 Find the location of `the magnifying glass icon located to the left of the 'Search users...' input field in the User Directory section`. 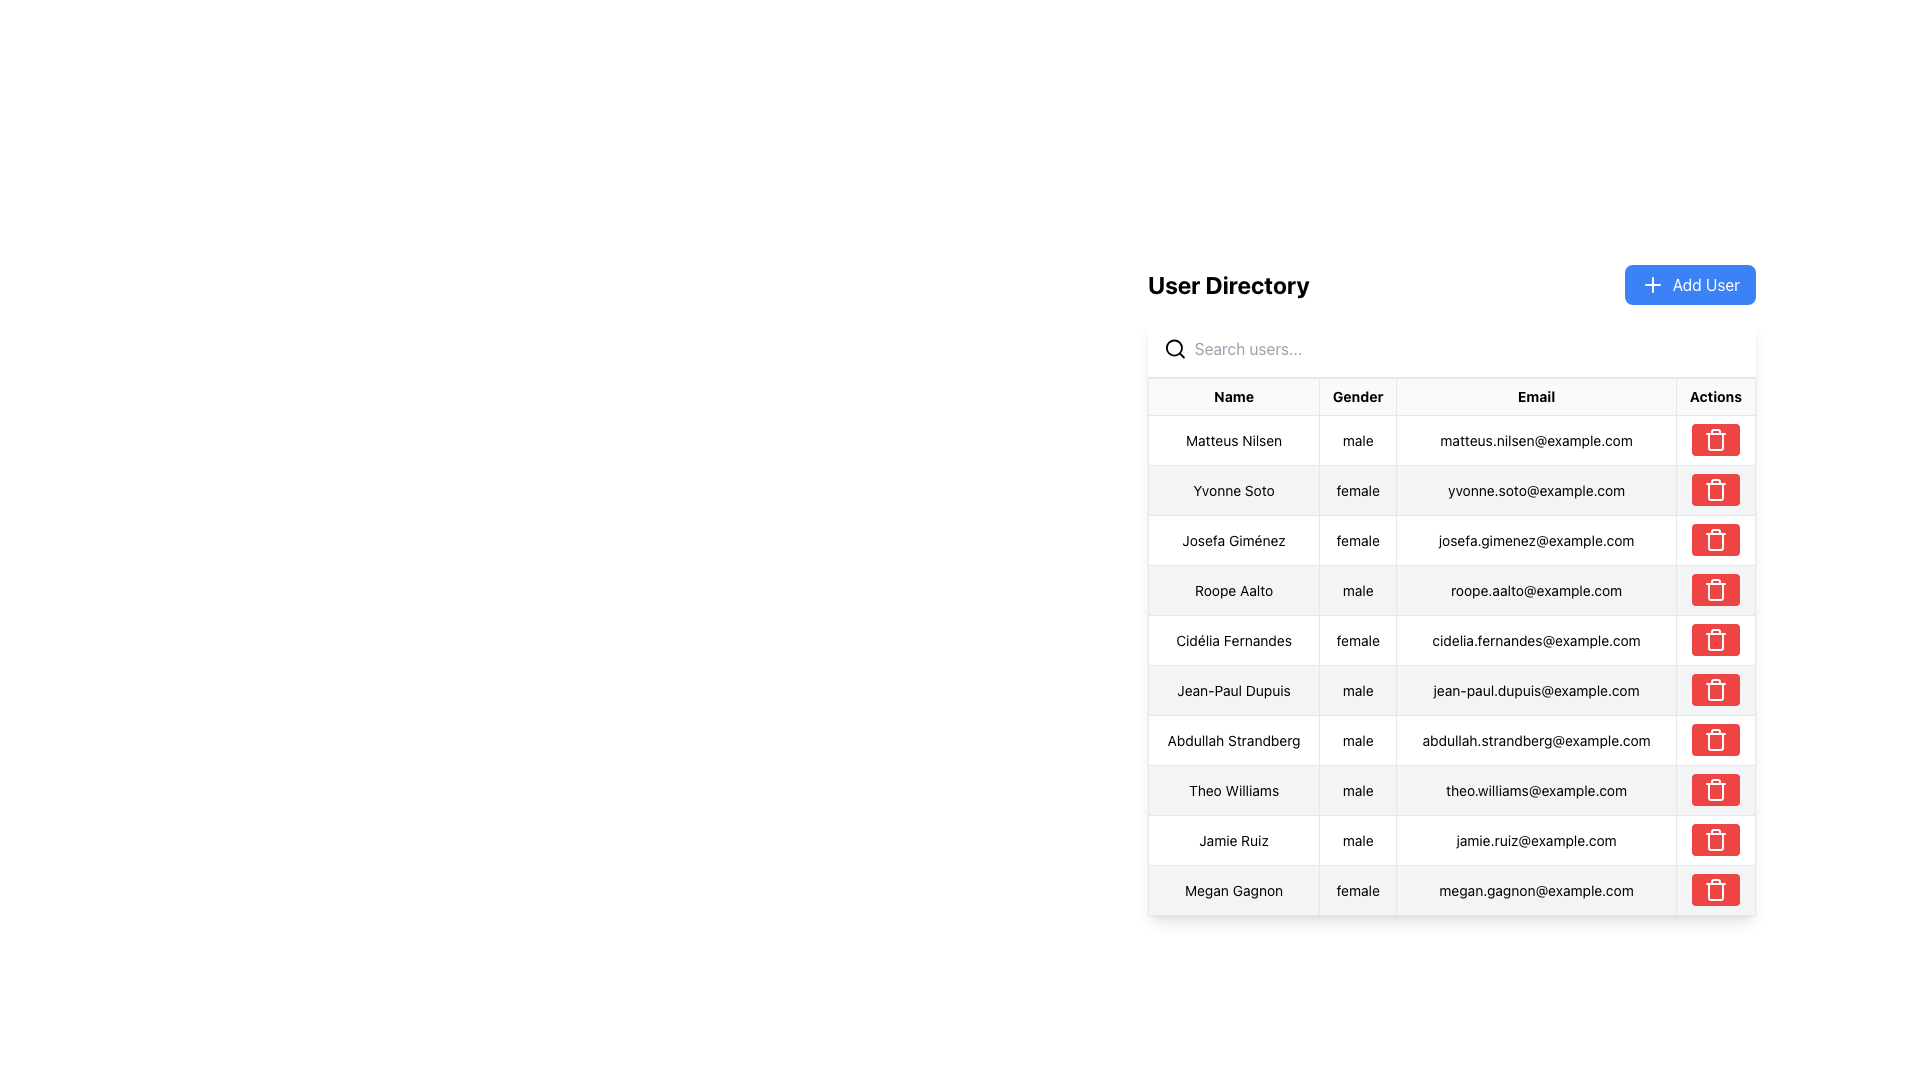

the magnifying glass icon located to the left of the 'Search users...' input field in the User Directory section is located at coordinates (1175, 347).